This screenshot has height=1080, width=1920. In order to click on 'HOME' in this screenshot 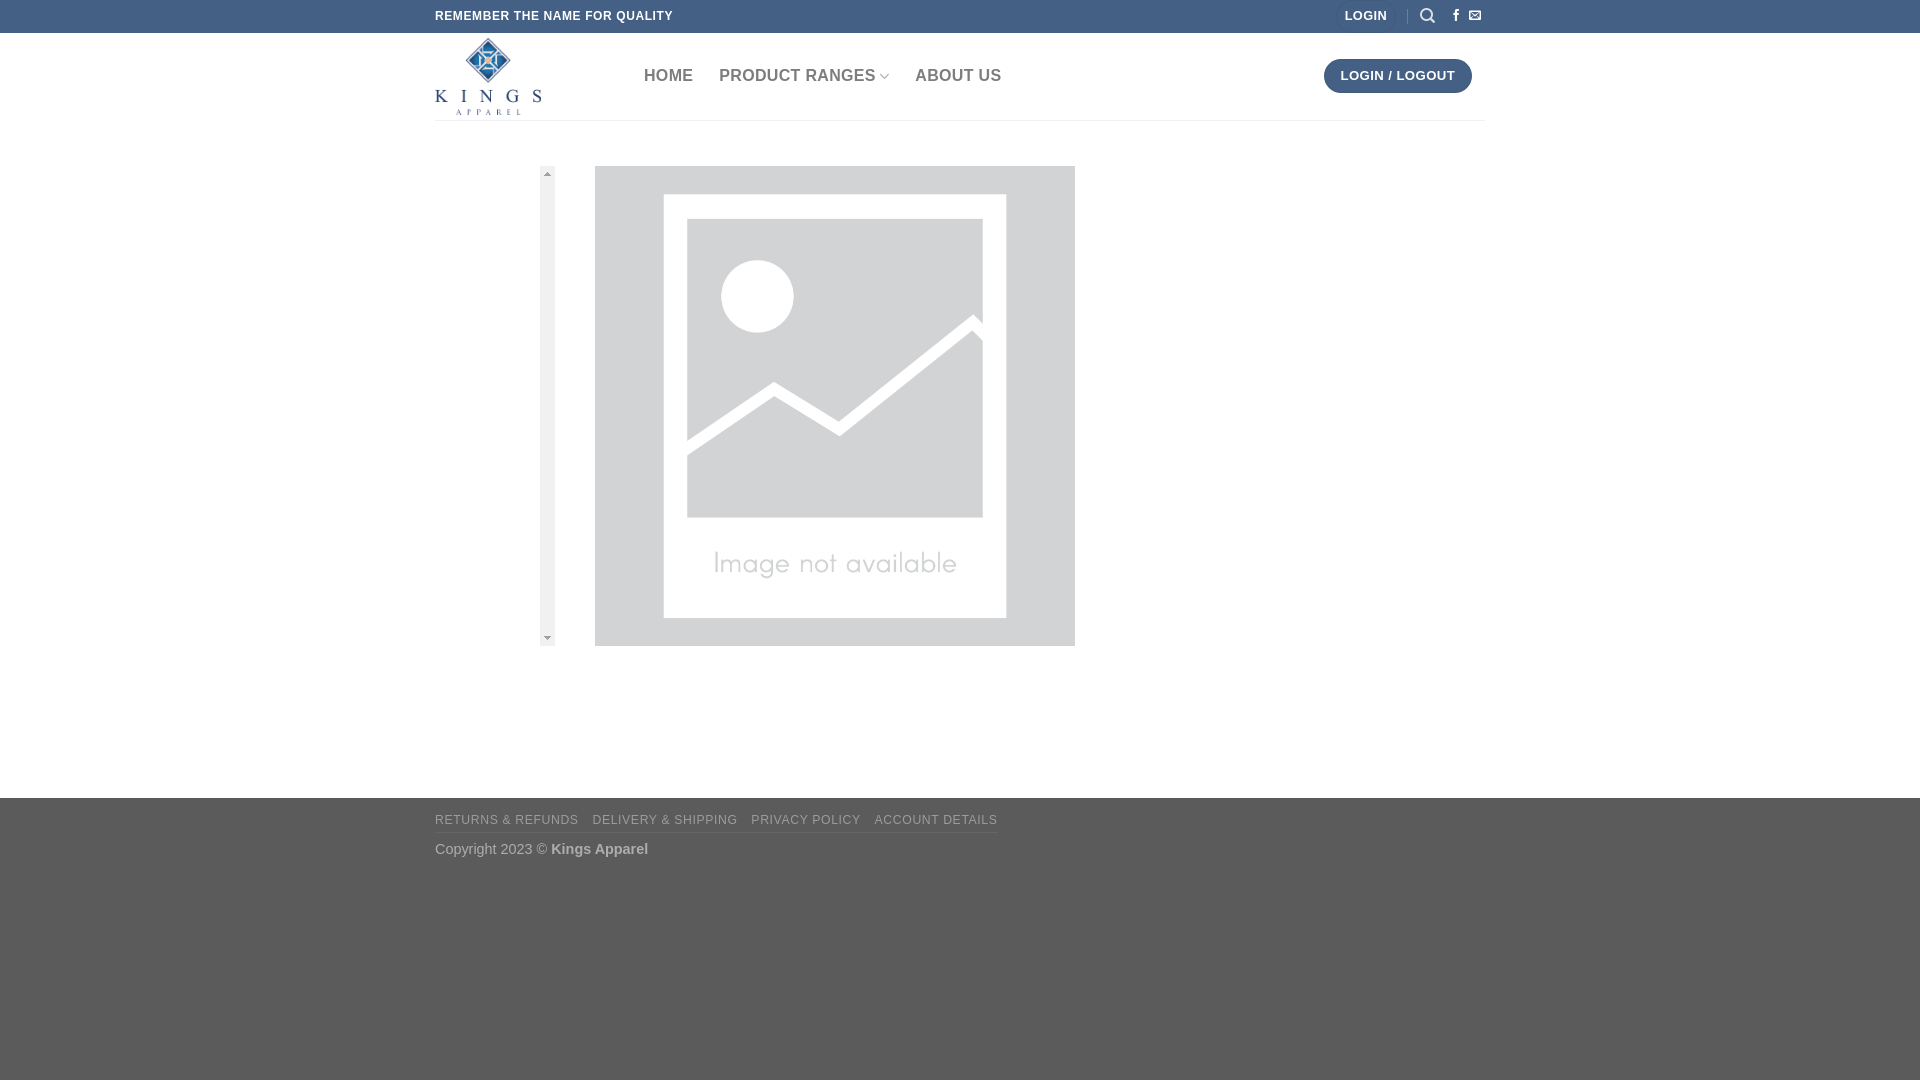, I will do `click(668, 75)`.